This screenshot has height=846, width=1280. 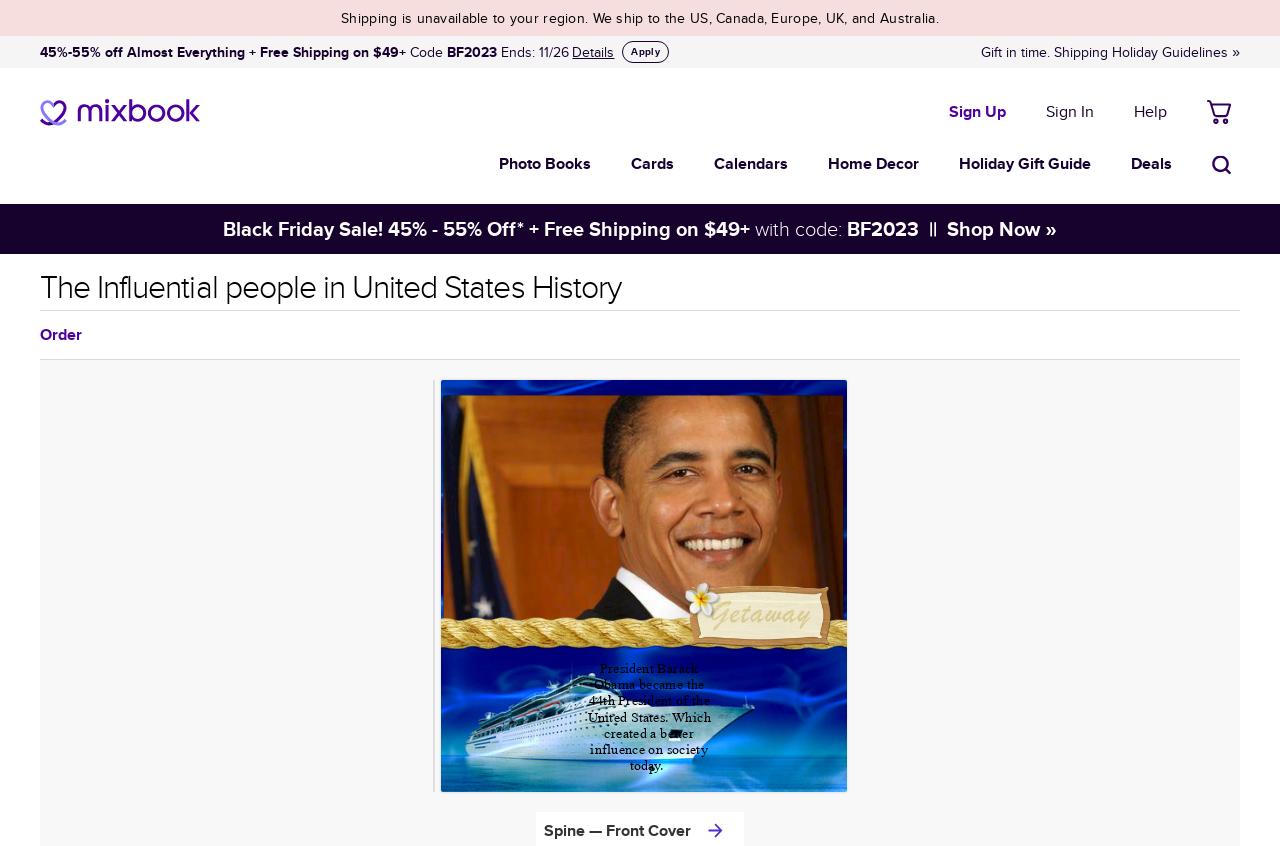 I want to click on 'Details', so click(x=592, y=51).